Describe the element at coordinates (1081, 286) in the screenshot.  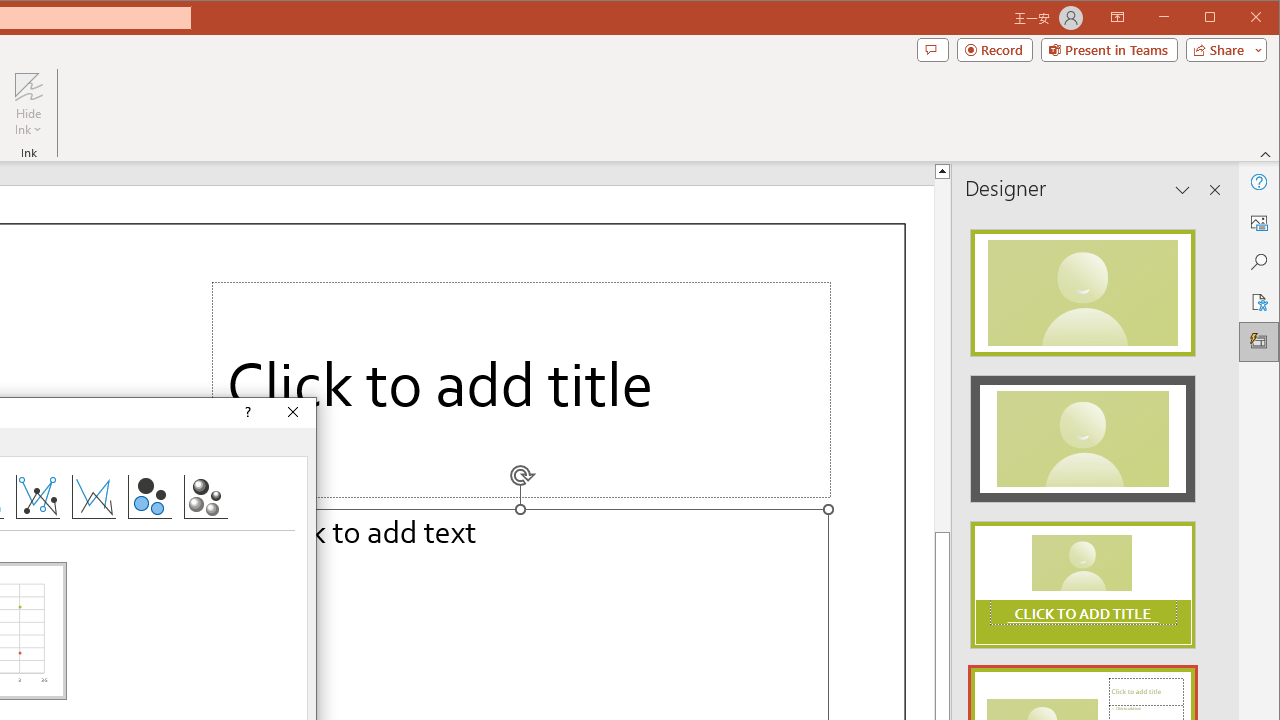
I see `'Recommended Design: Design Idea'` at that location.